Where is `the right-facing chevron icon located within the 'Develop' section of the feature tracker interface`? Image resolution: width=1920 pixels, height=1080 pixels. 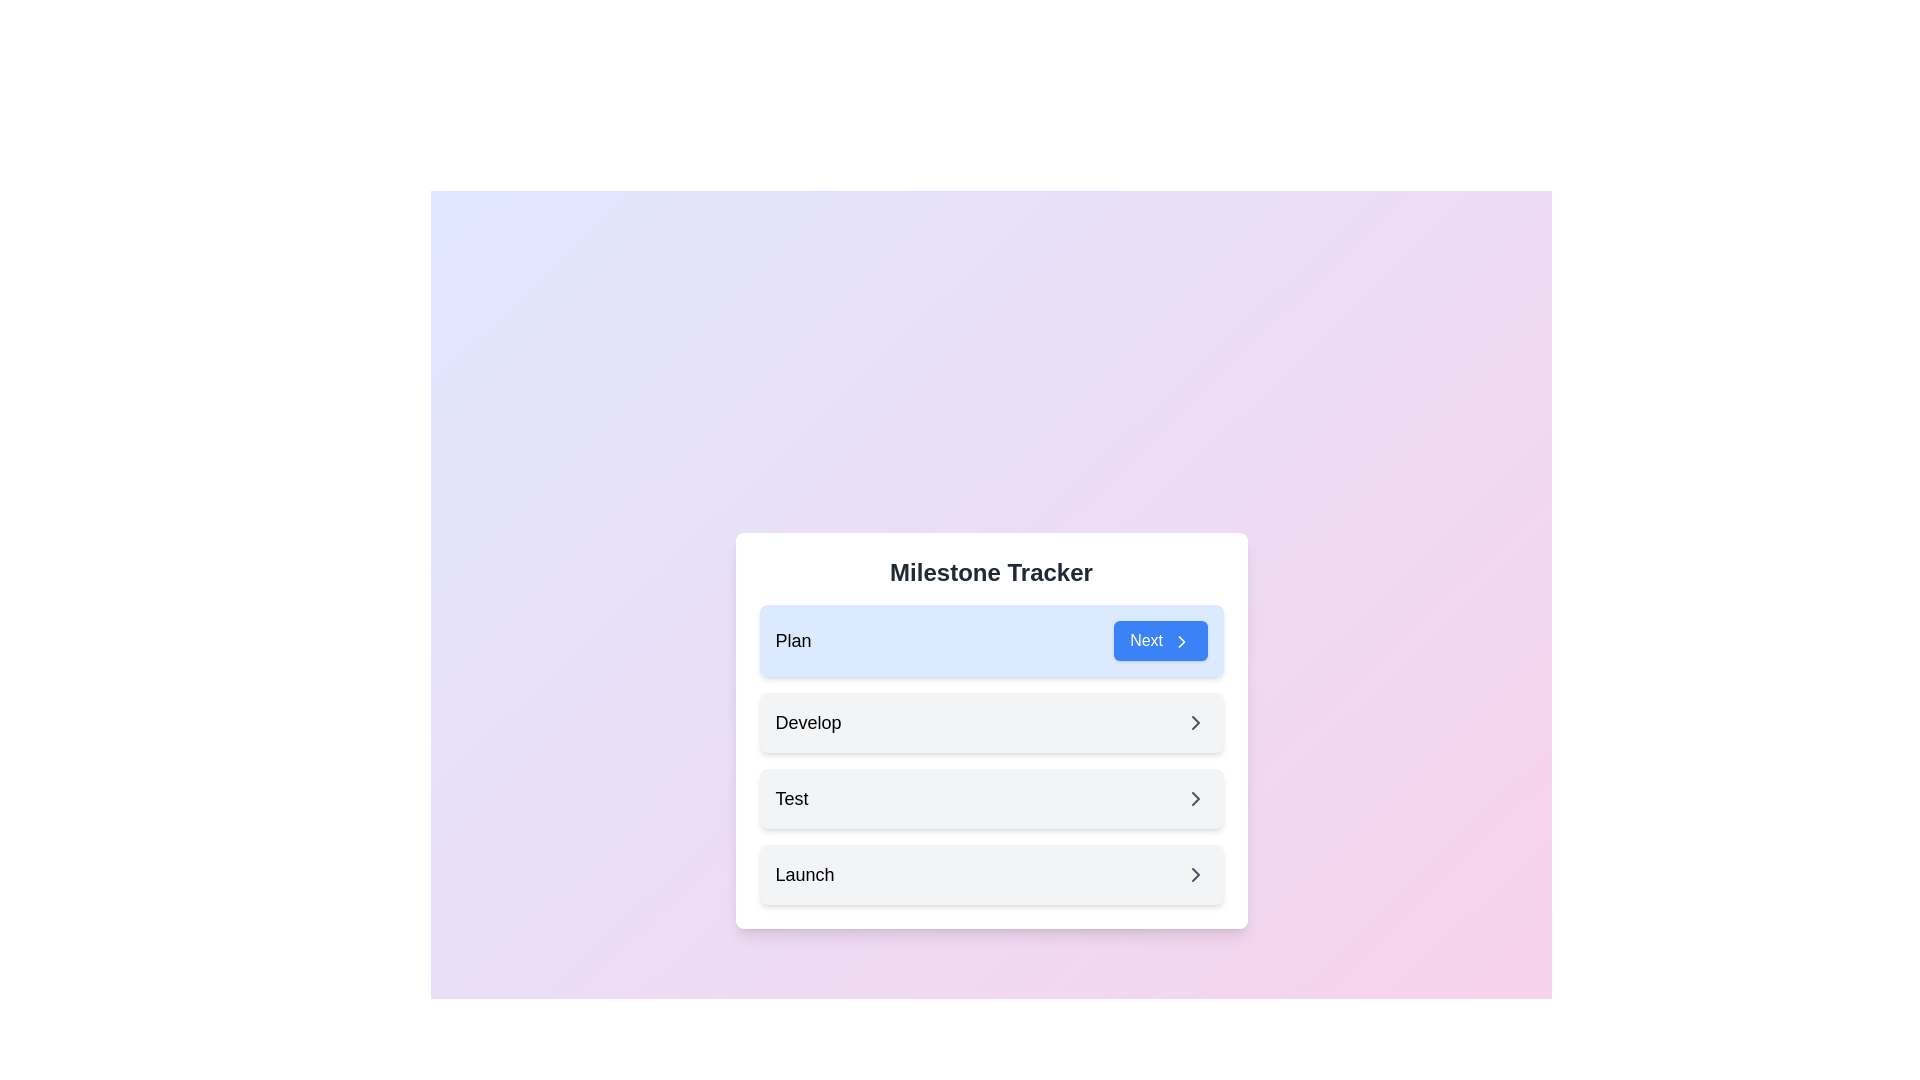 the right-facing chevron icon located within the 'Develop' section of the feature tracker interface is located at coordinates (1195, 722).